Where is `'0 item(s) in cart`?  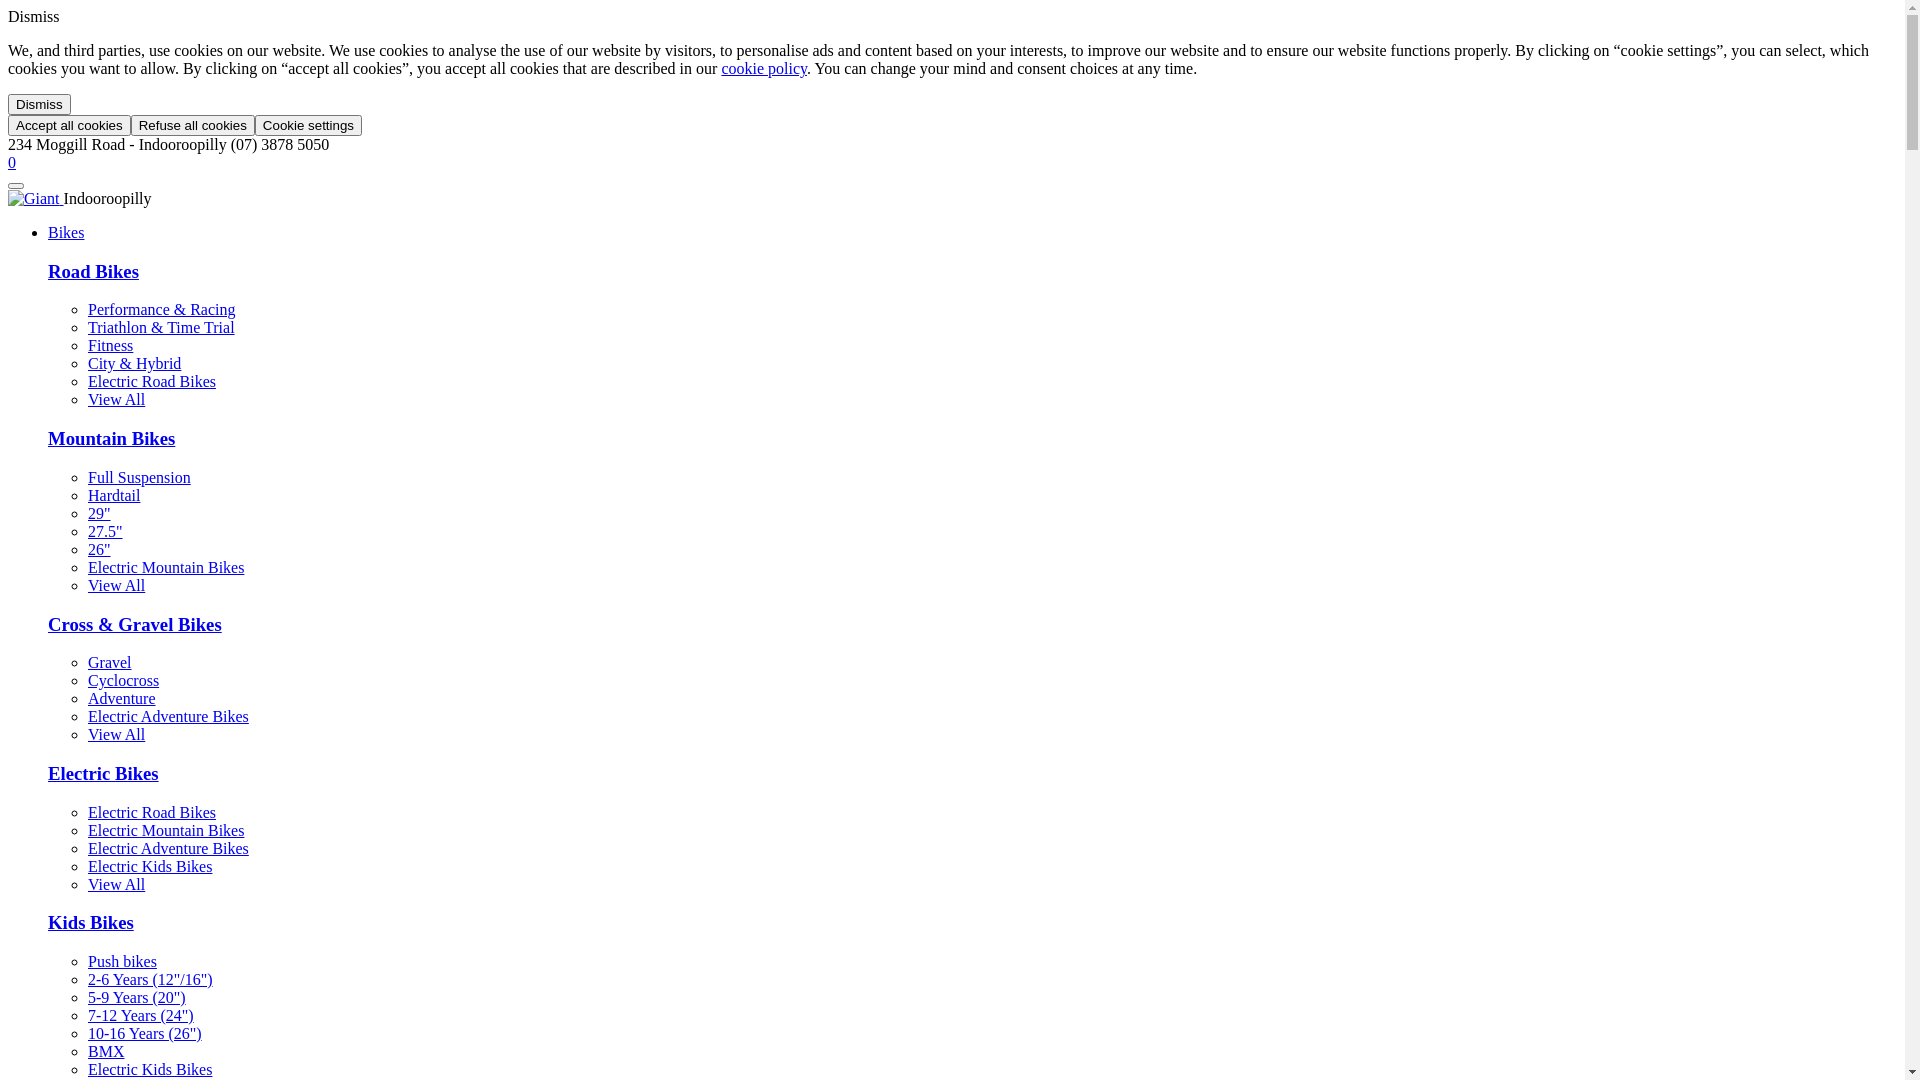 '0 item(s) in cart is located at coordinates (8, 161).